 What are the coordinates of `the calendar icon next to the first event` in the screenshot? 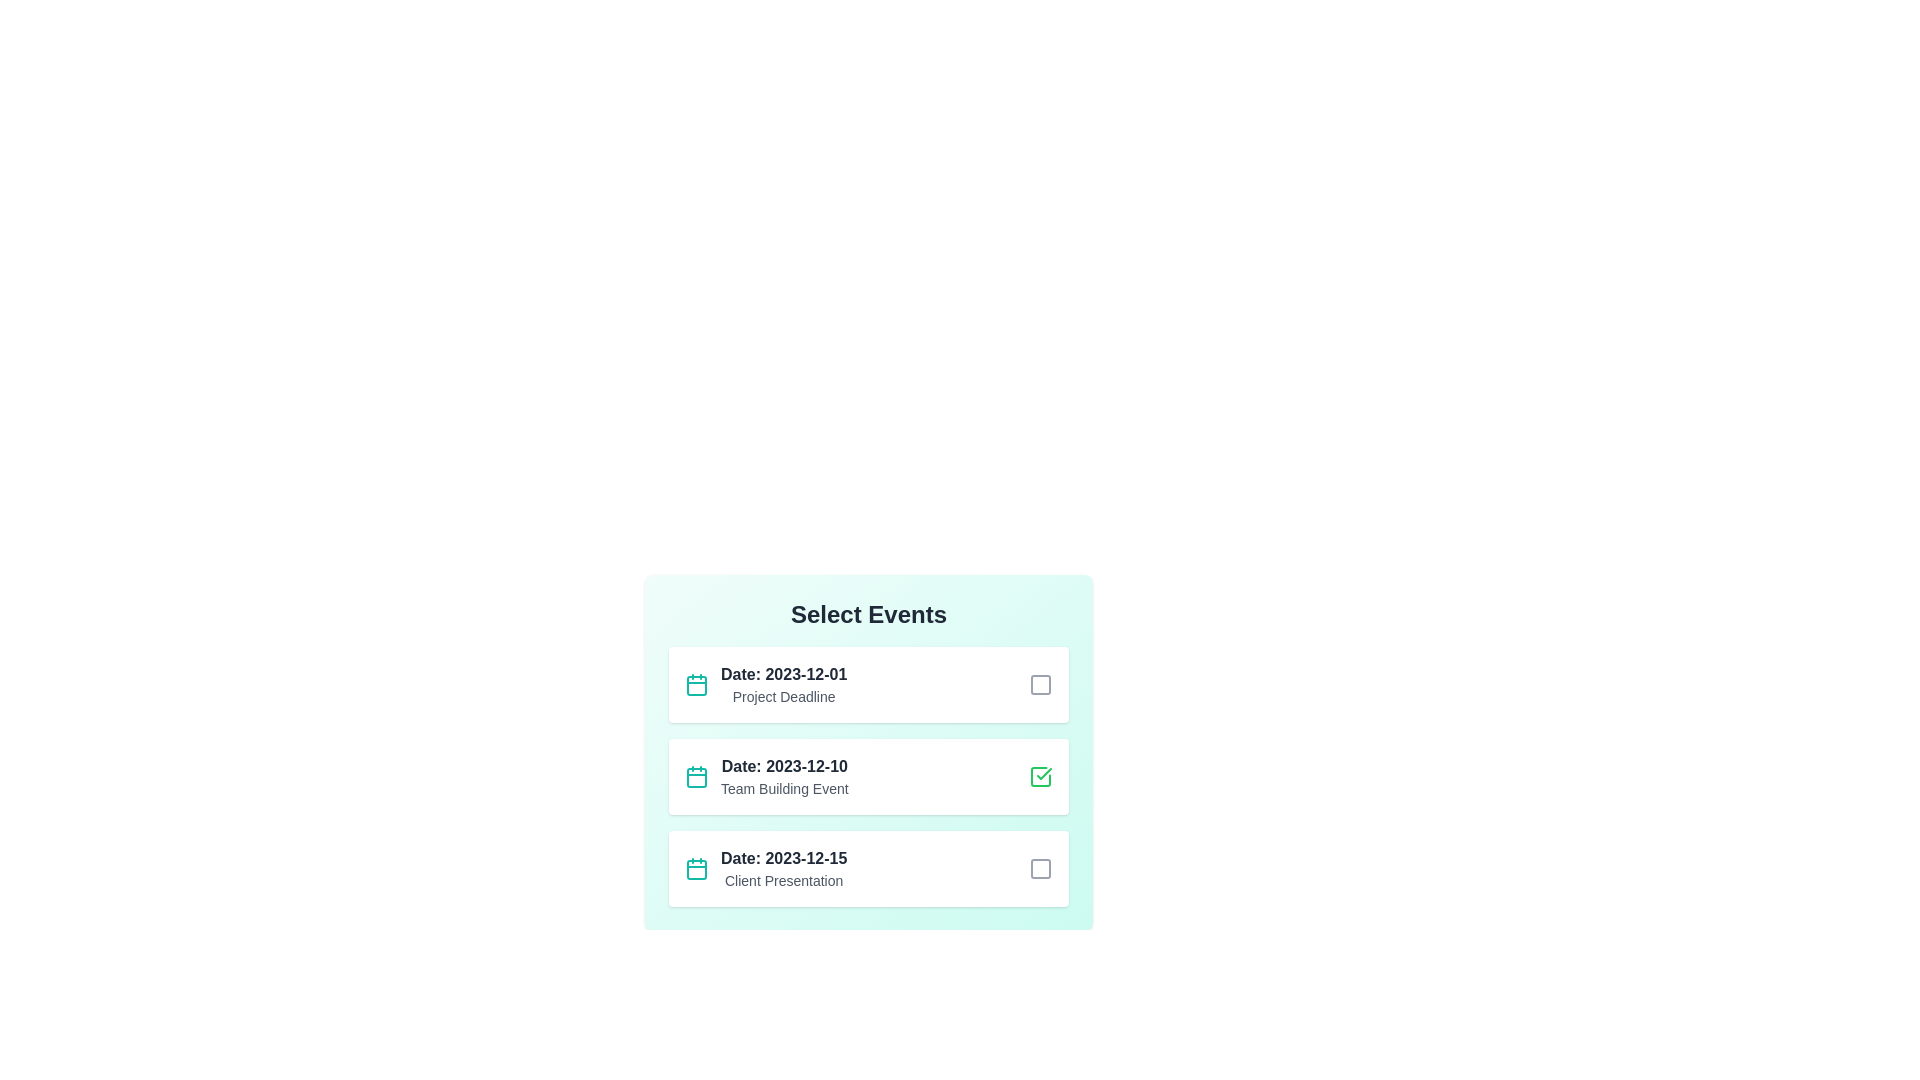 It's located at (696, 684).